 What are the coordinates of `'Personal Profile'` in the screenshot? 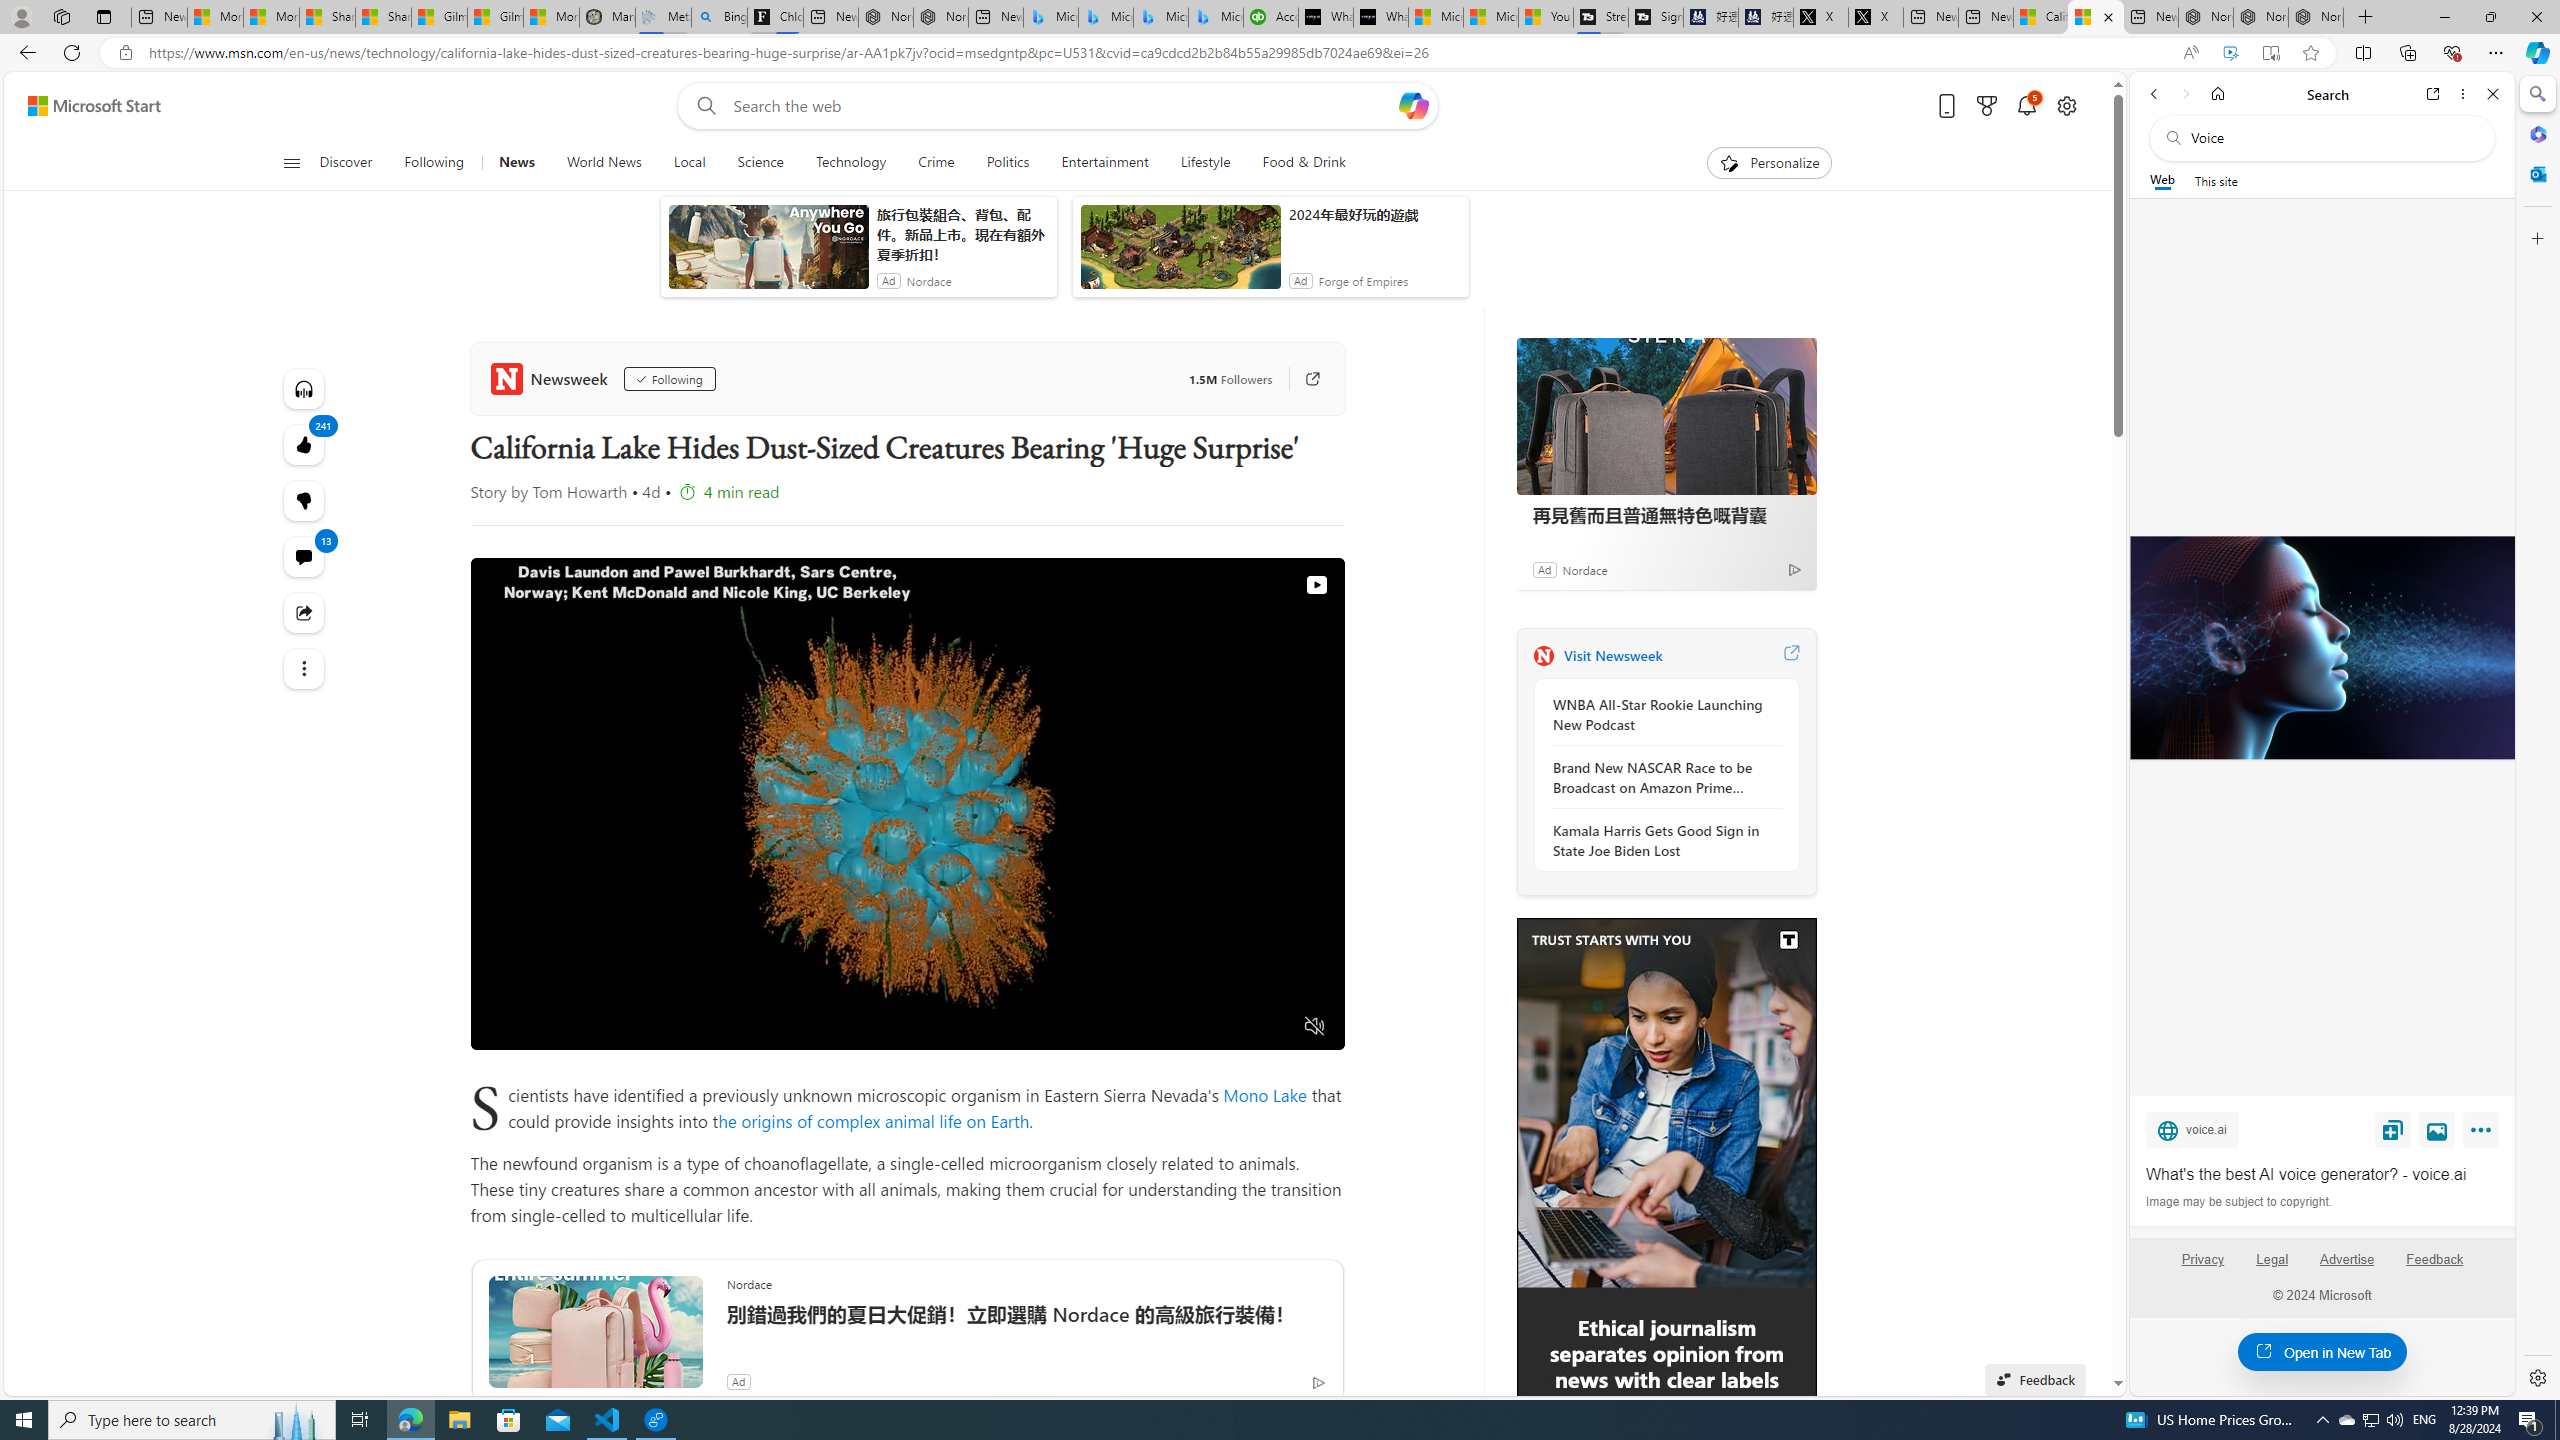 It's located at (20, 16).